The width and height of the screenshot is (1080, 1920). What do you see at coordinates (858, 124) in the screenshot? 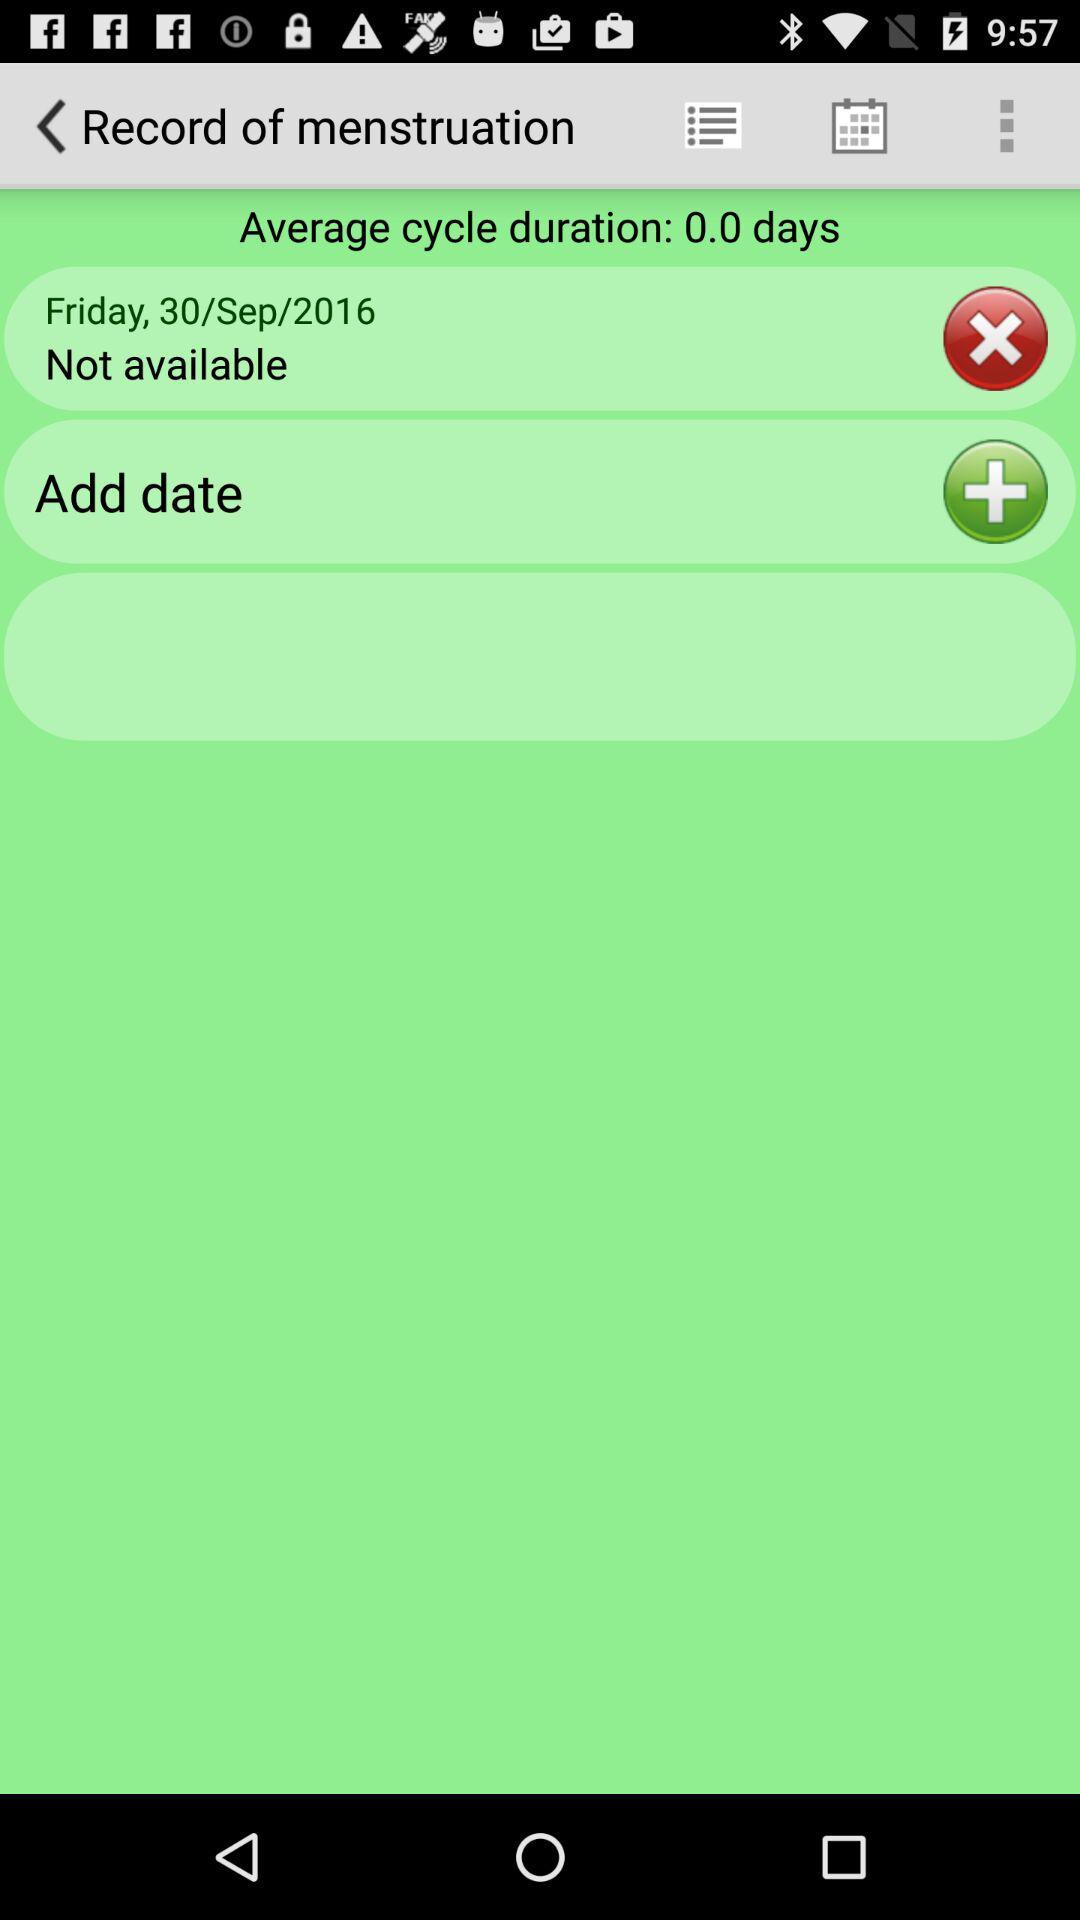
I see `the icon above the average cycle duration item` at bounding box center [858, 124].